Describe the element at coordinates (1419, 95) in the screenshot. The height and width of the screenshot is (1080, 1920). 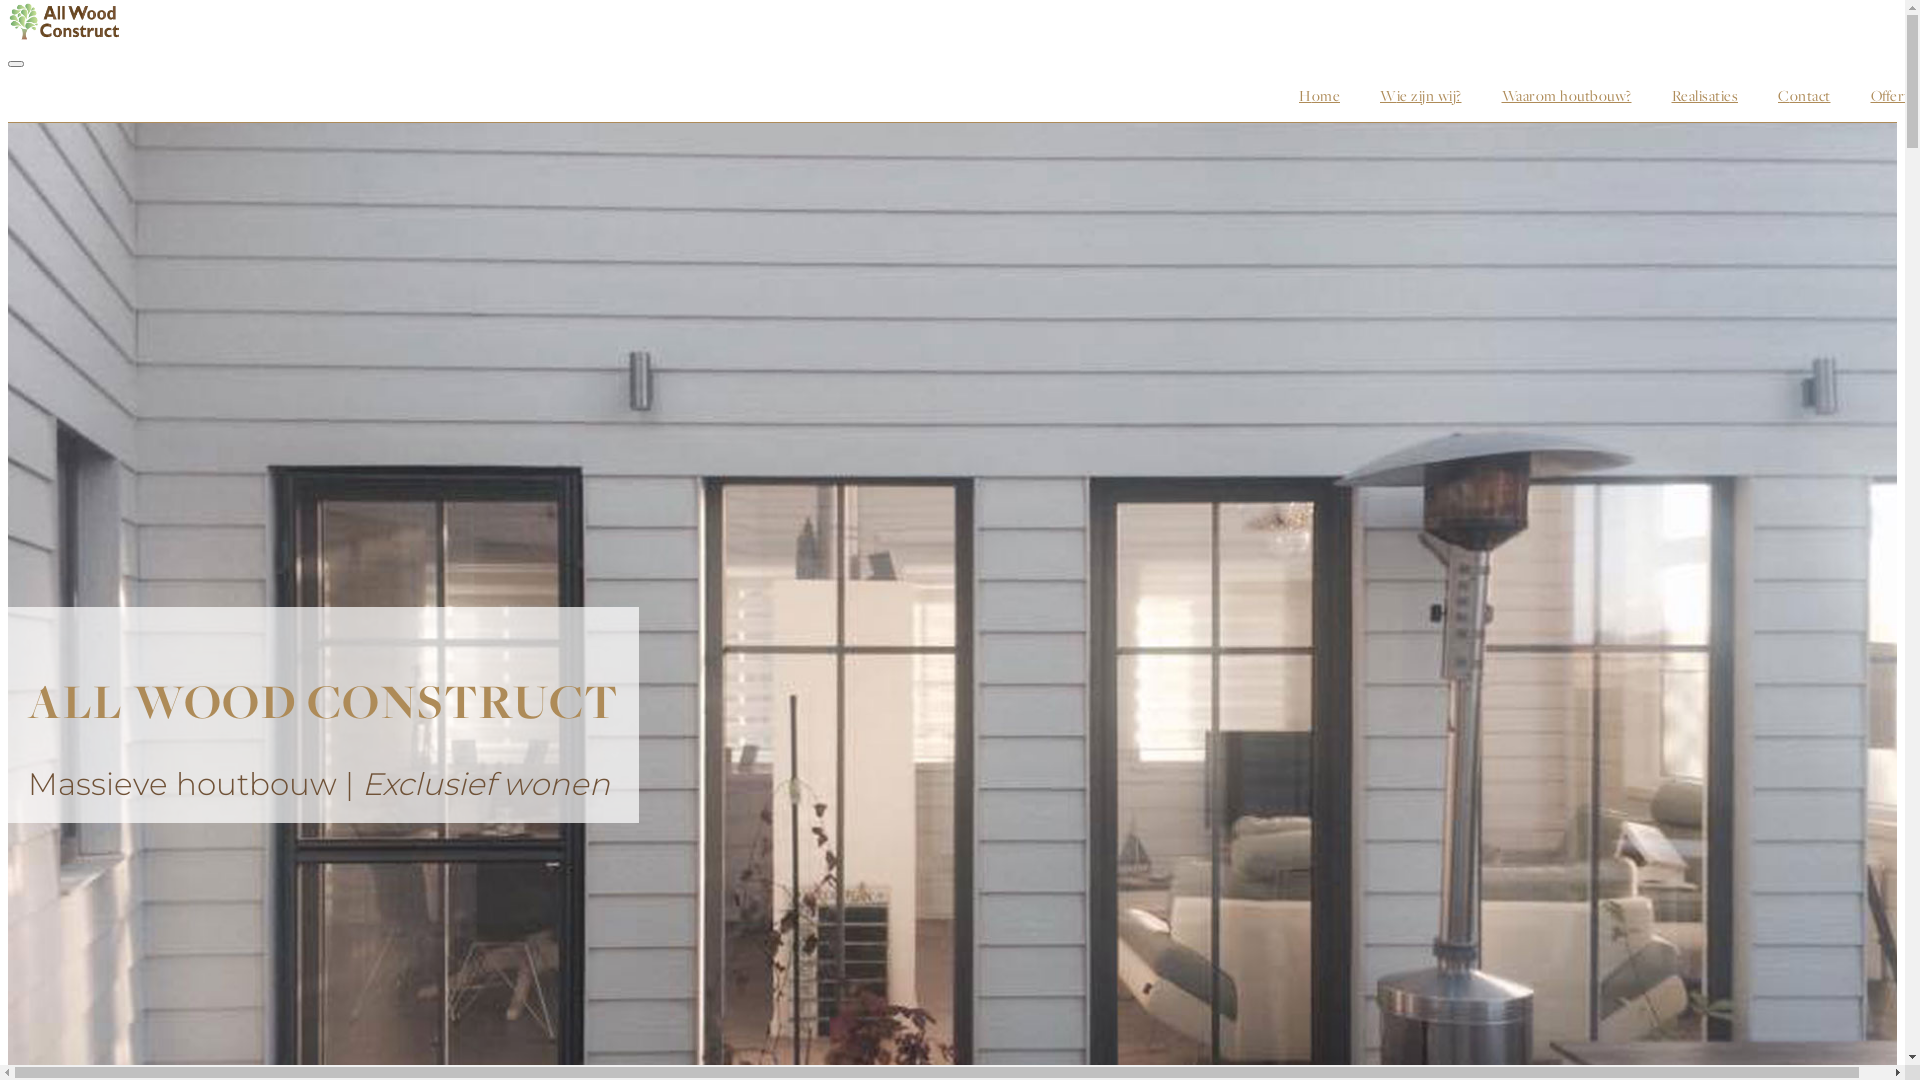
I see `'wie zijn wij?'` at that location.